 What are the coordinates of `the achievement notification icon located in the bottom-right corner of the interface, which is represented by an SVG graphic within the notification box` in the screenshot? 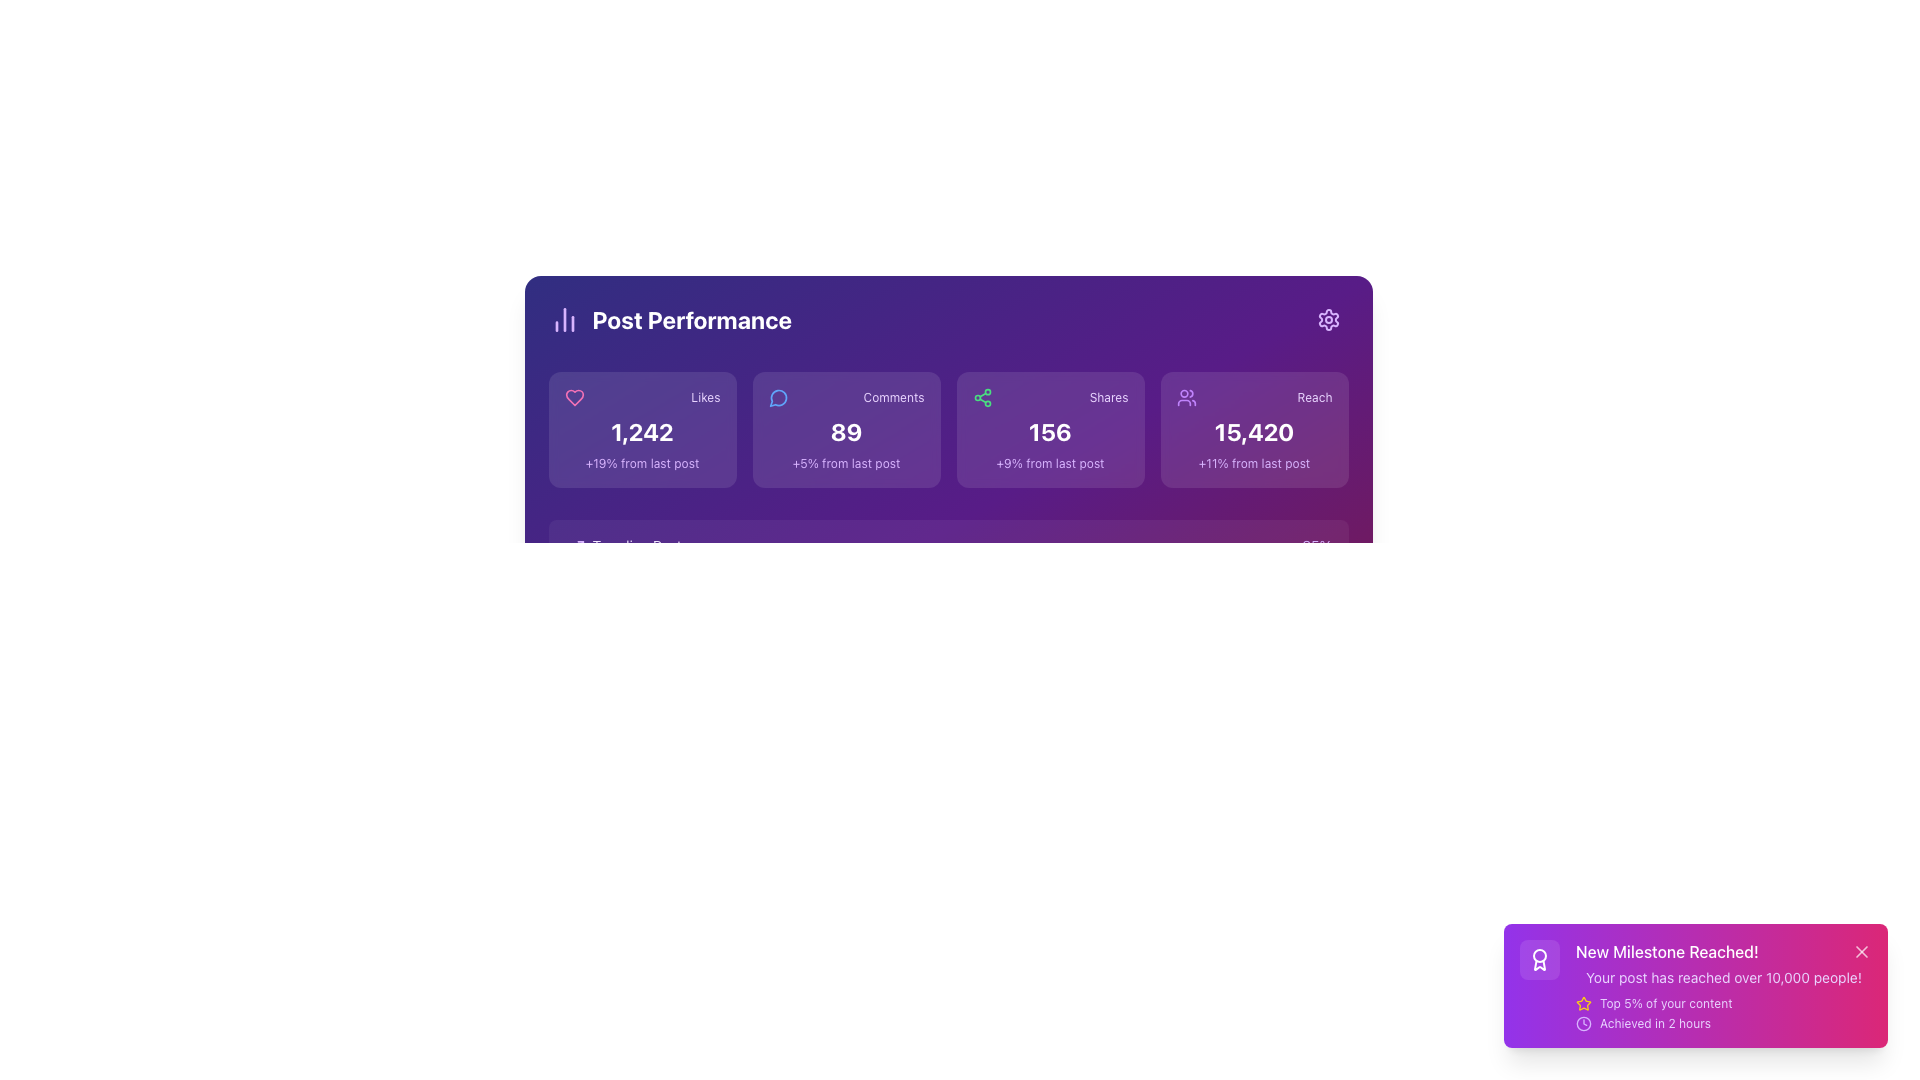 It's located at (1539, 959).